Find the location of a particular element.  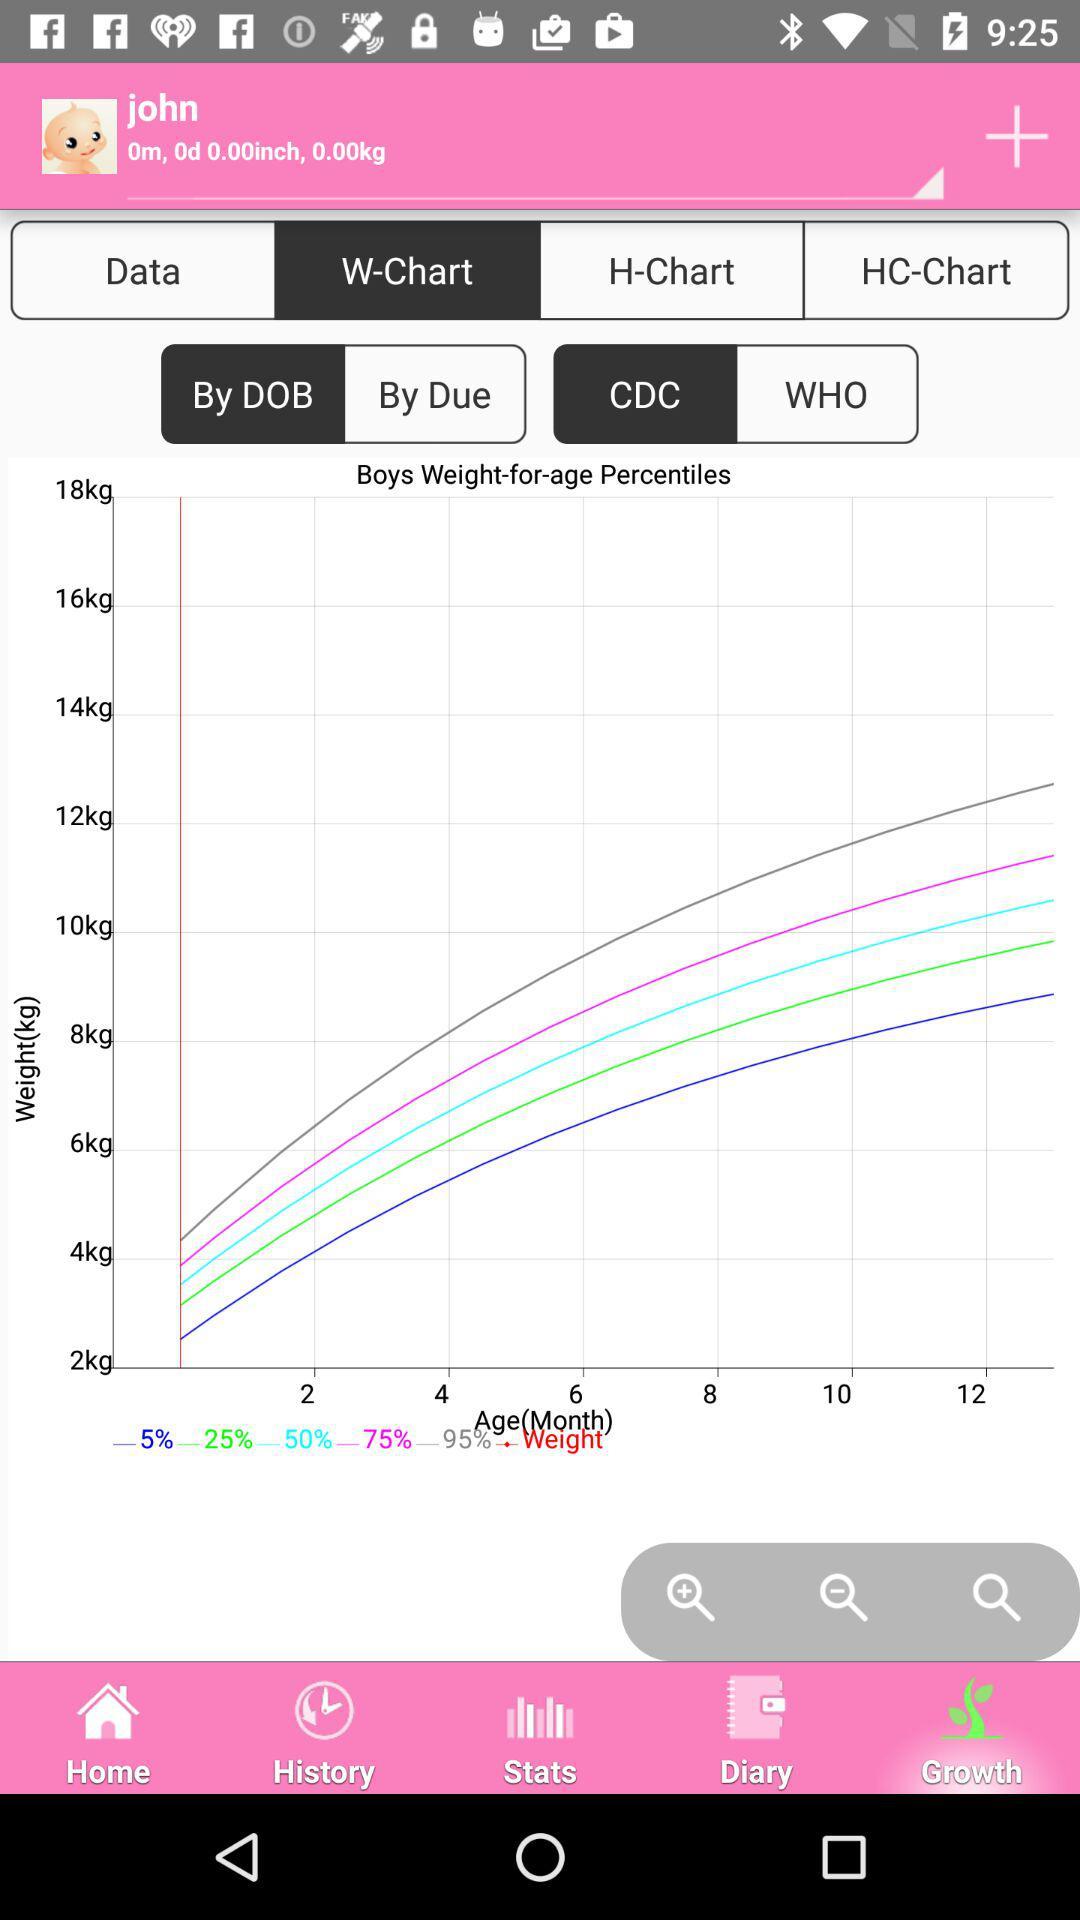

w-chart item is located at coordinates (406, 269).